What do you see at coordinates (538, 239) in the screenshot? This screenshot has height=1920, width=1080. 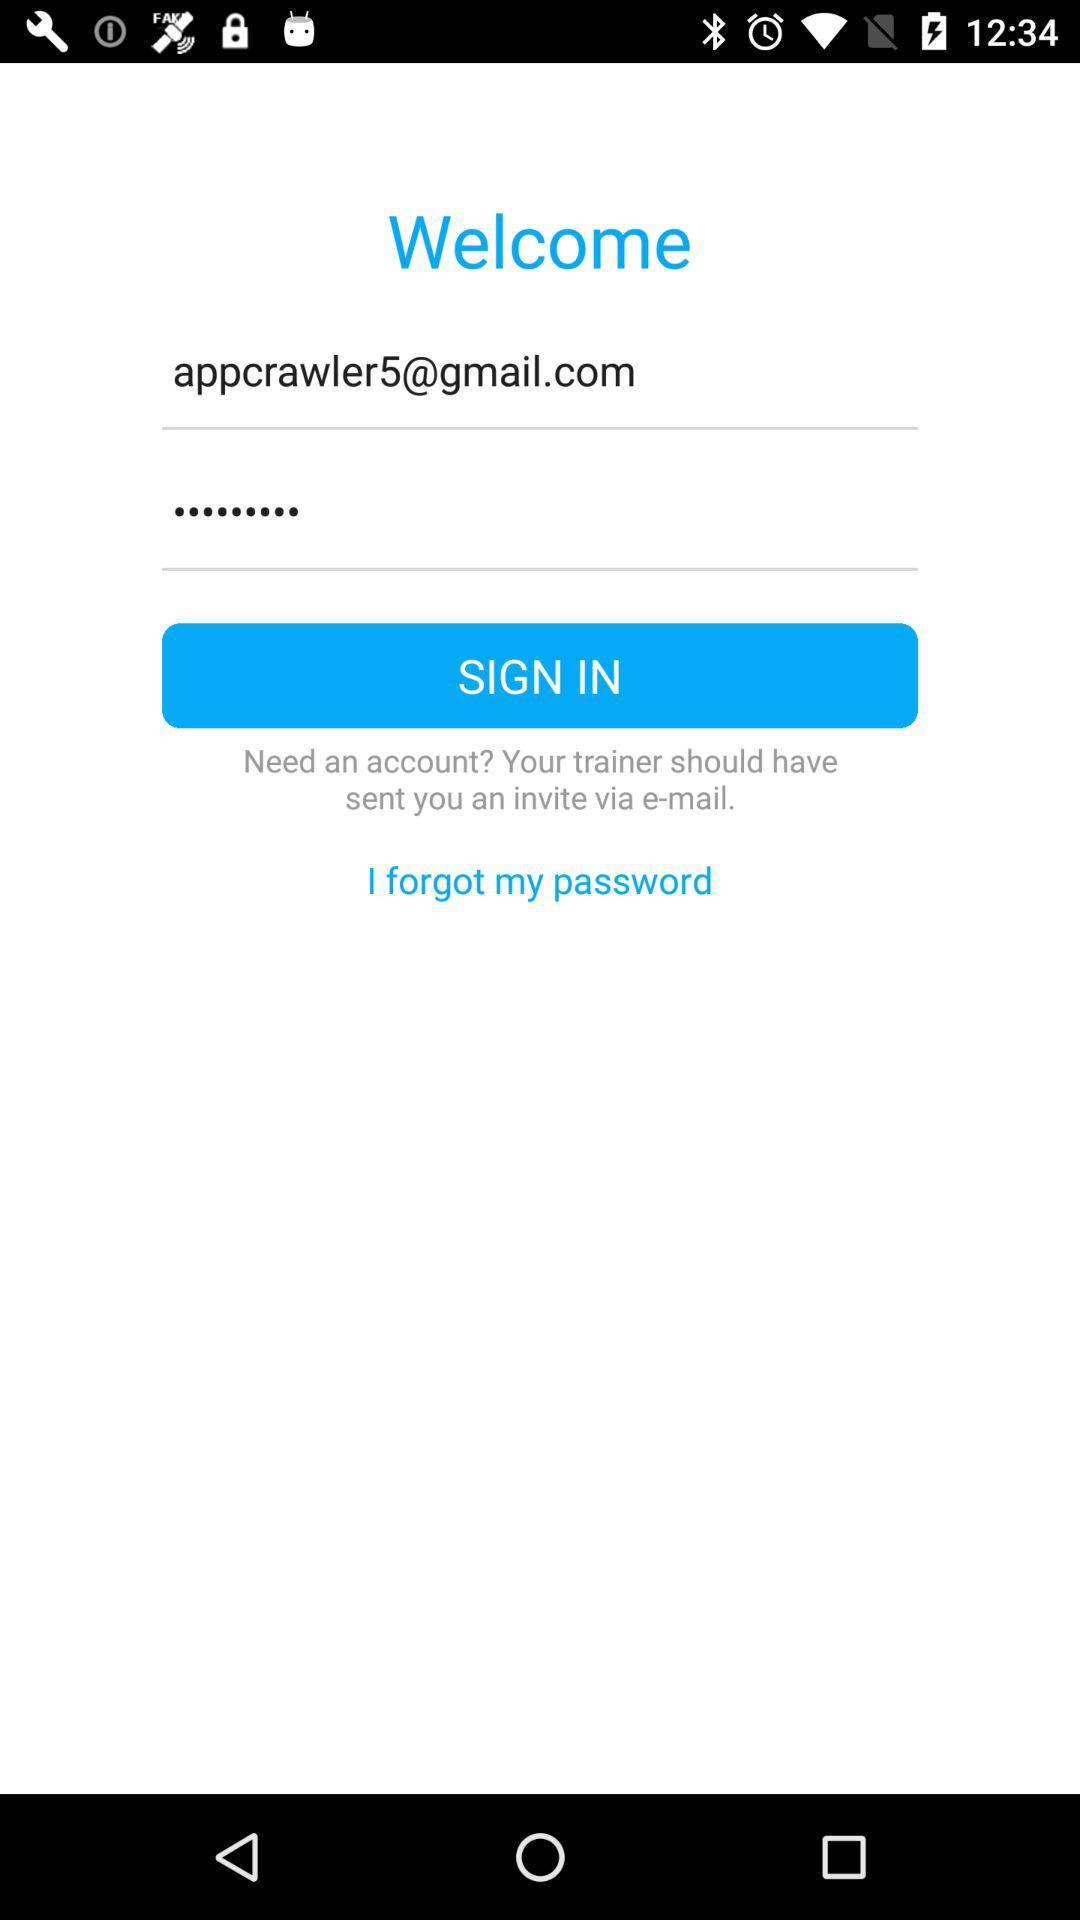 I see `the icon above appcrawler5@gmail.com` at bounding box center [538, 239].